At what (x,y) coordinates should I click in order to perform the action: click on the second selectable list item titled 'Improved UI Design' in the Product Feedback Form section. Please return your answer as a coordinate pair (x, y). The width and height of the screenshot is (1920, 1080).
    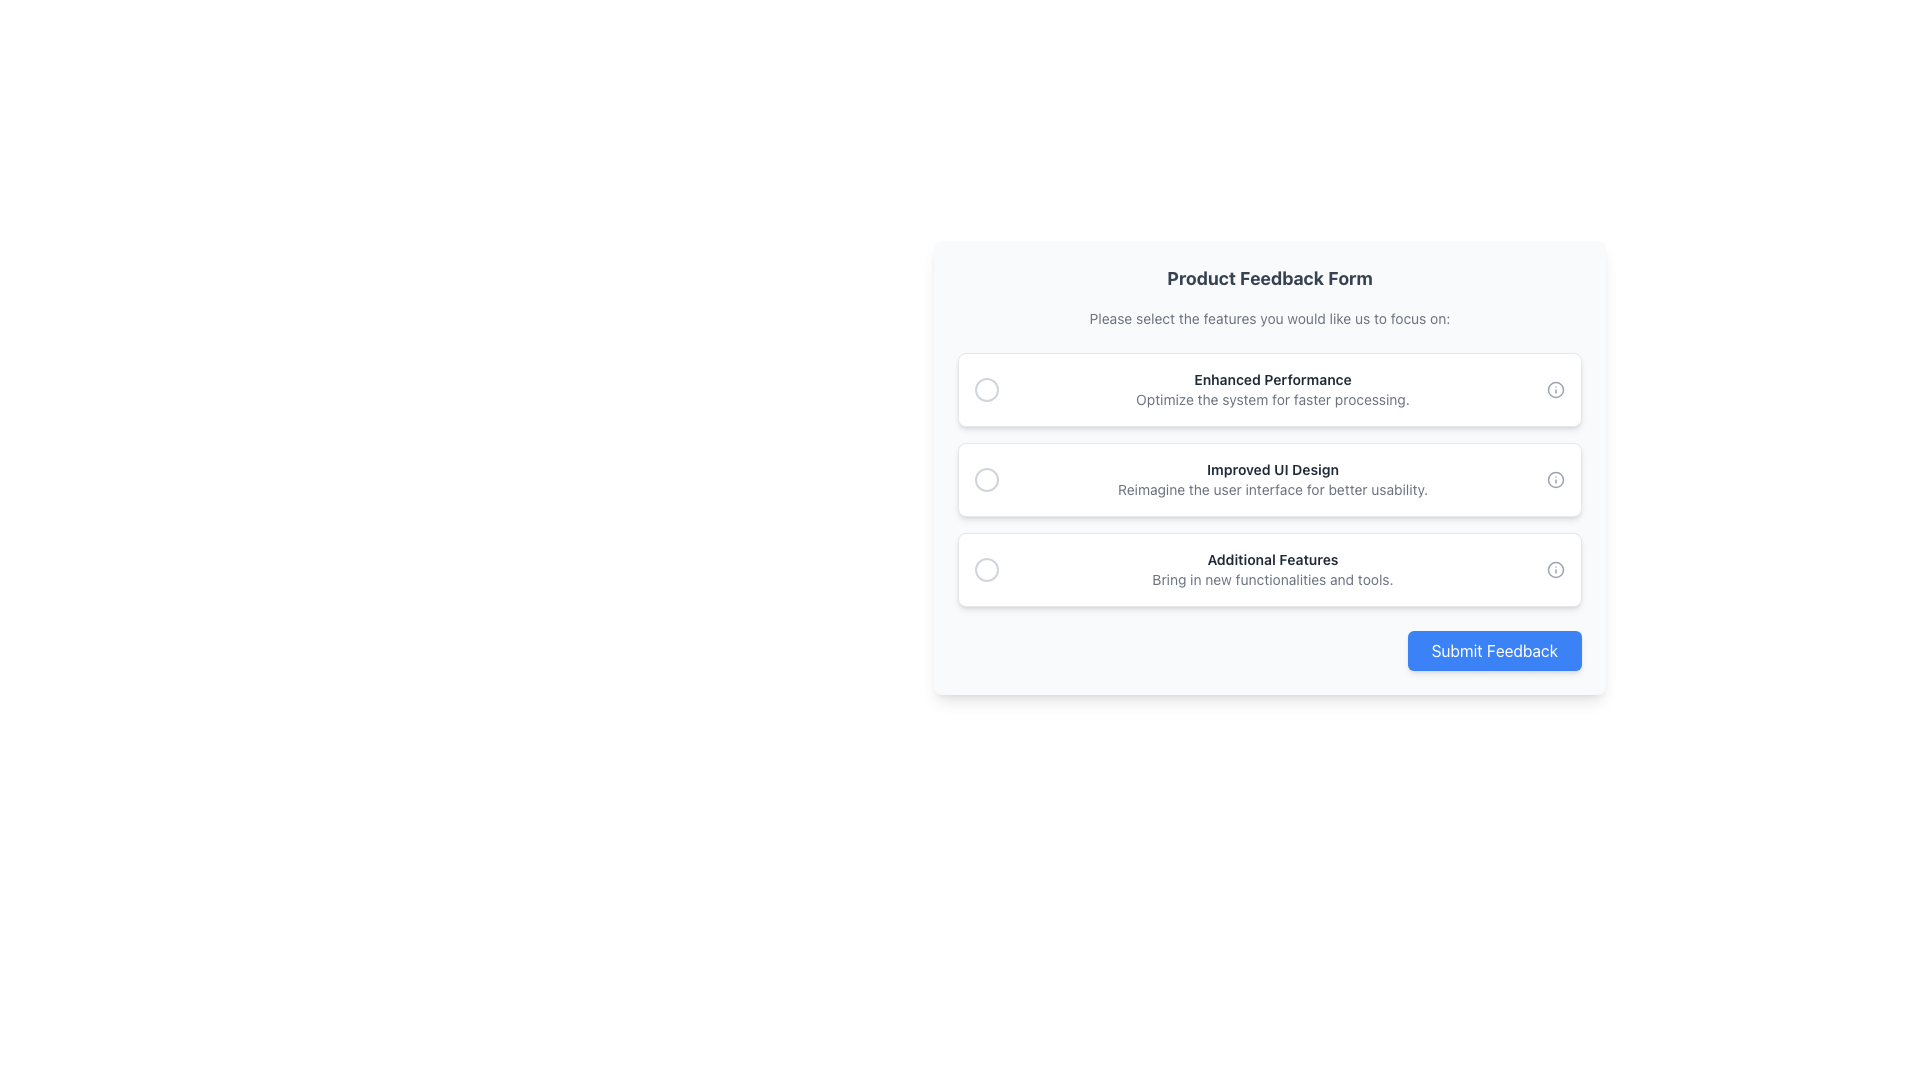
    Looking at the image, I should click on (1269, 479).